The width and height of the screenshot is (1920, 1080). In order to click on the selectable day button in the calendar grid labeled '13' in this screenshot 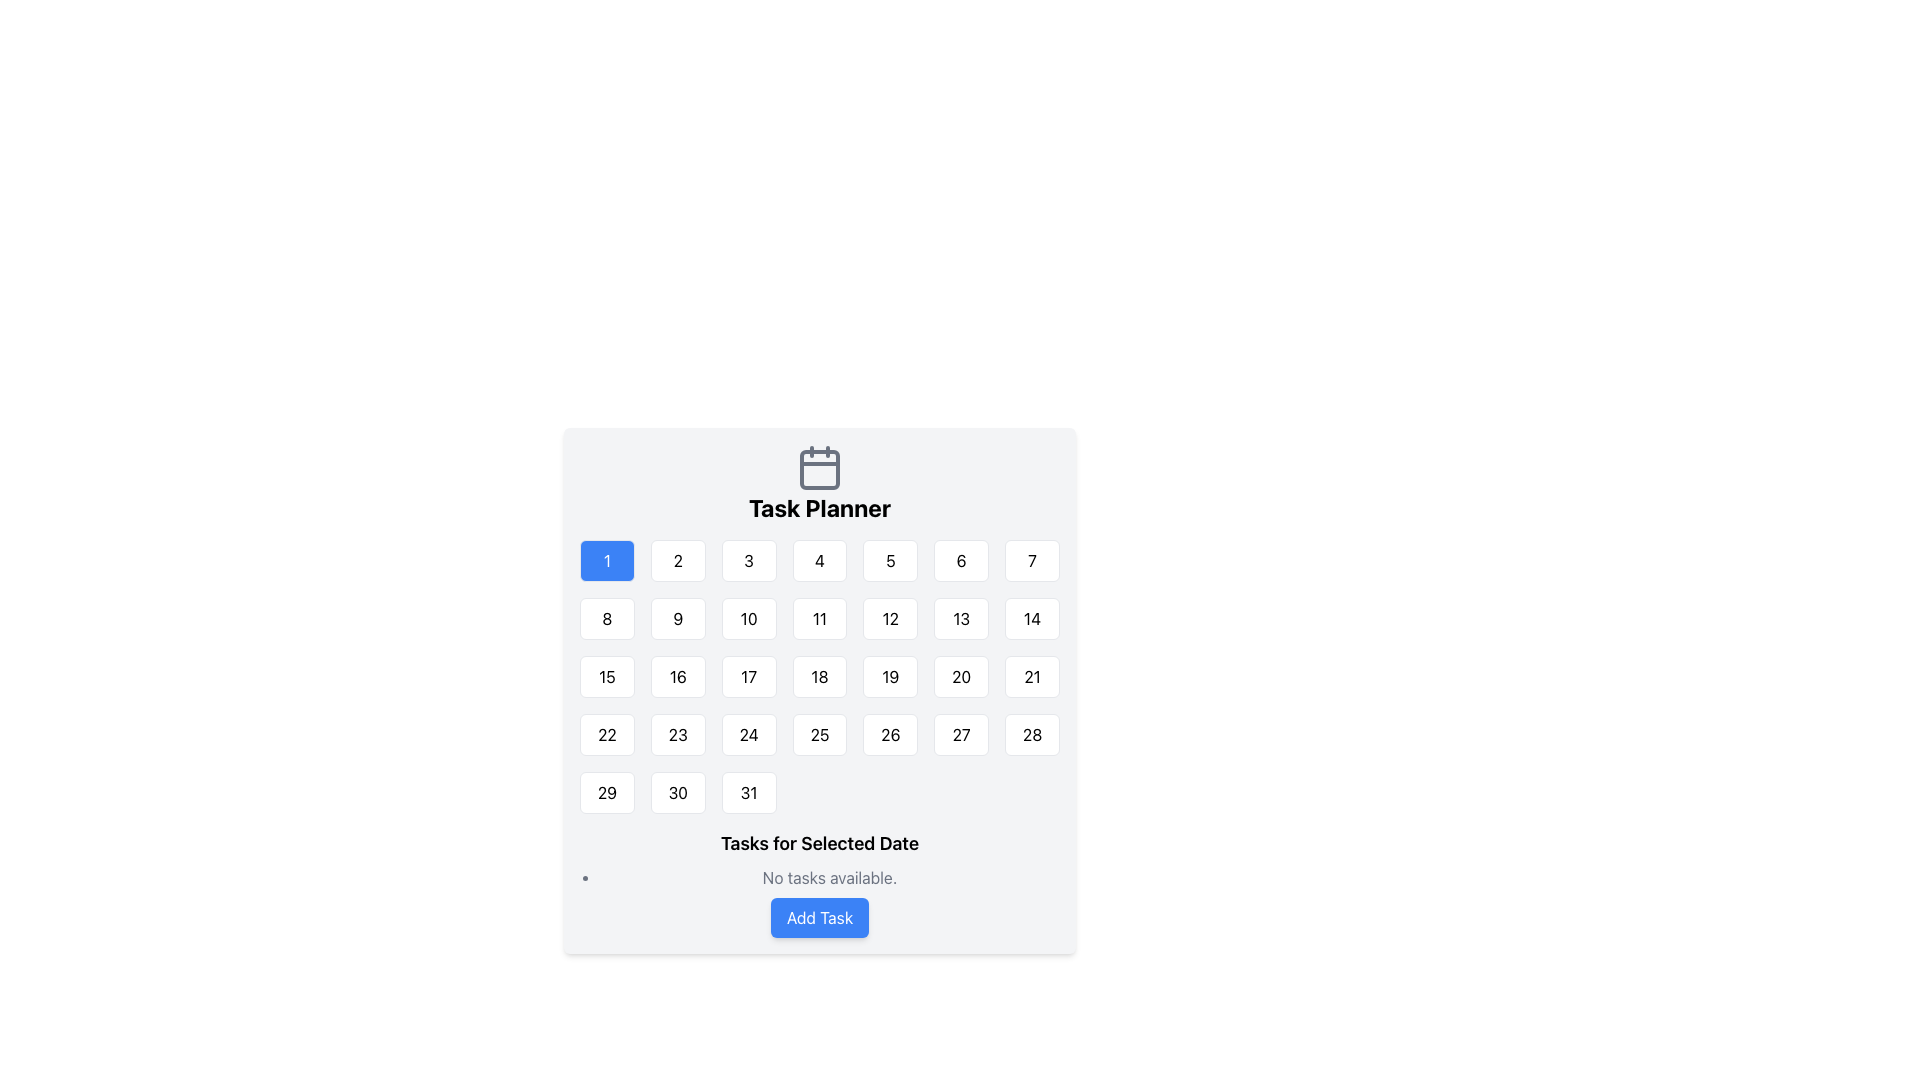, I will do `click(961, 617)`.